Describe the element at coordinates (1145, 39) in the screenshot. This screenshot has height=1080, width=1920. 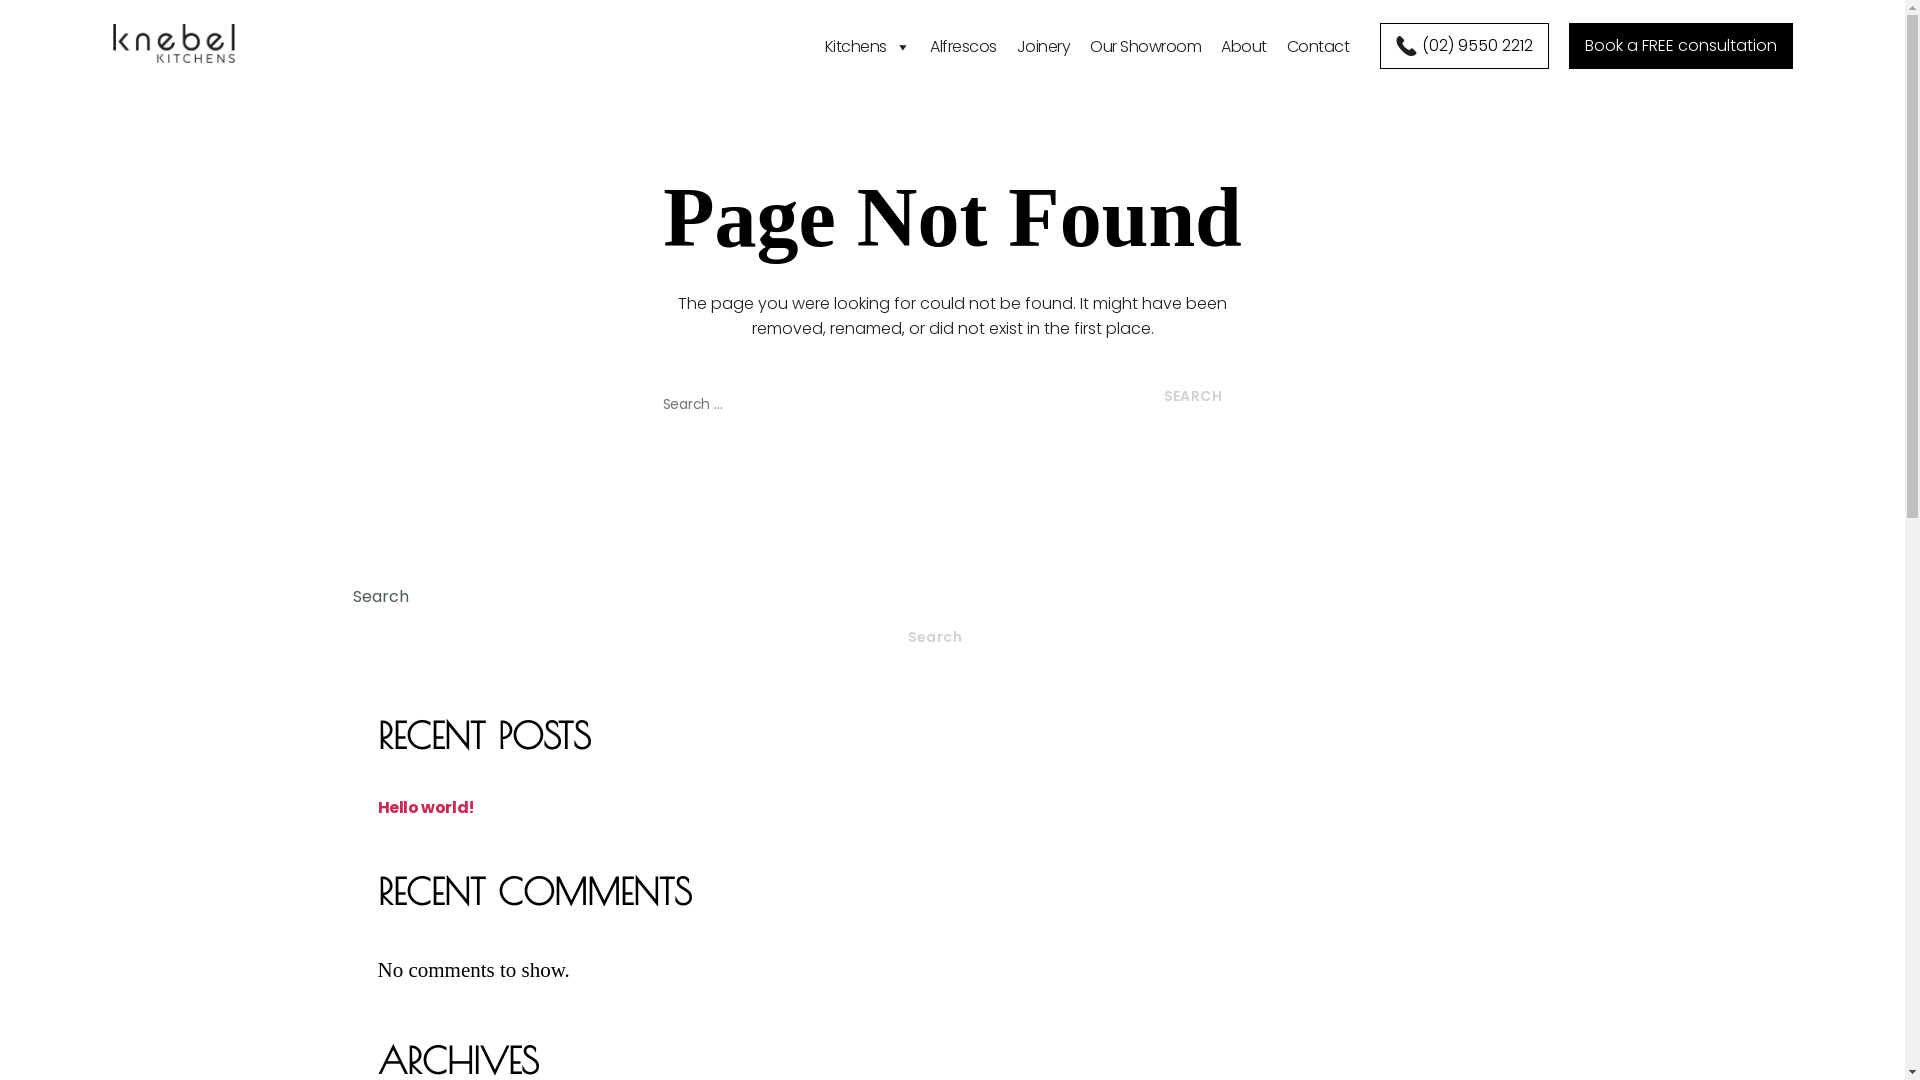
I see `'Our Showroom'` at that location.